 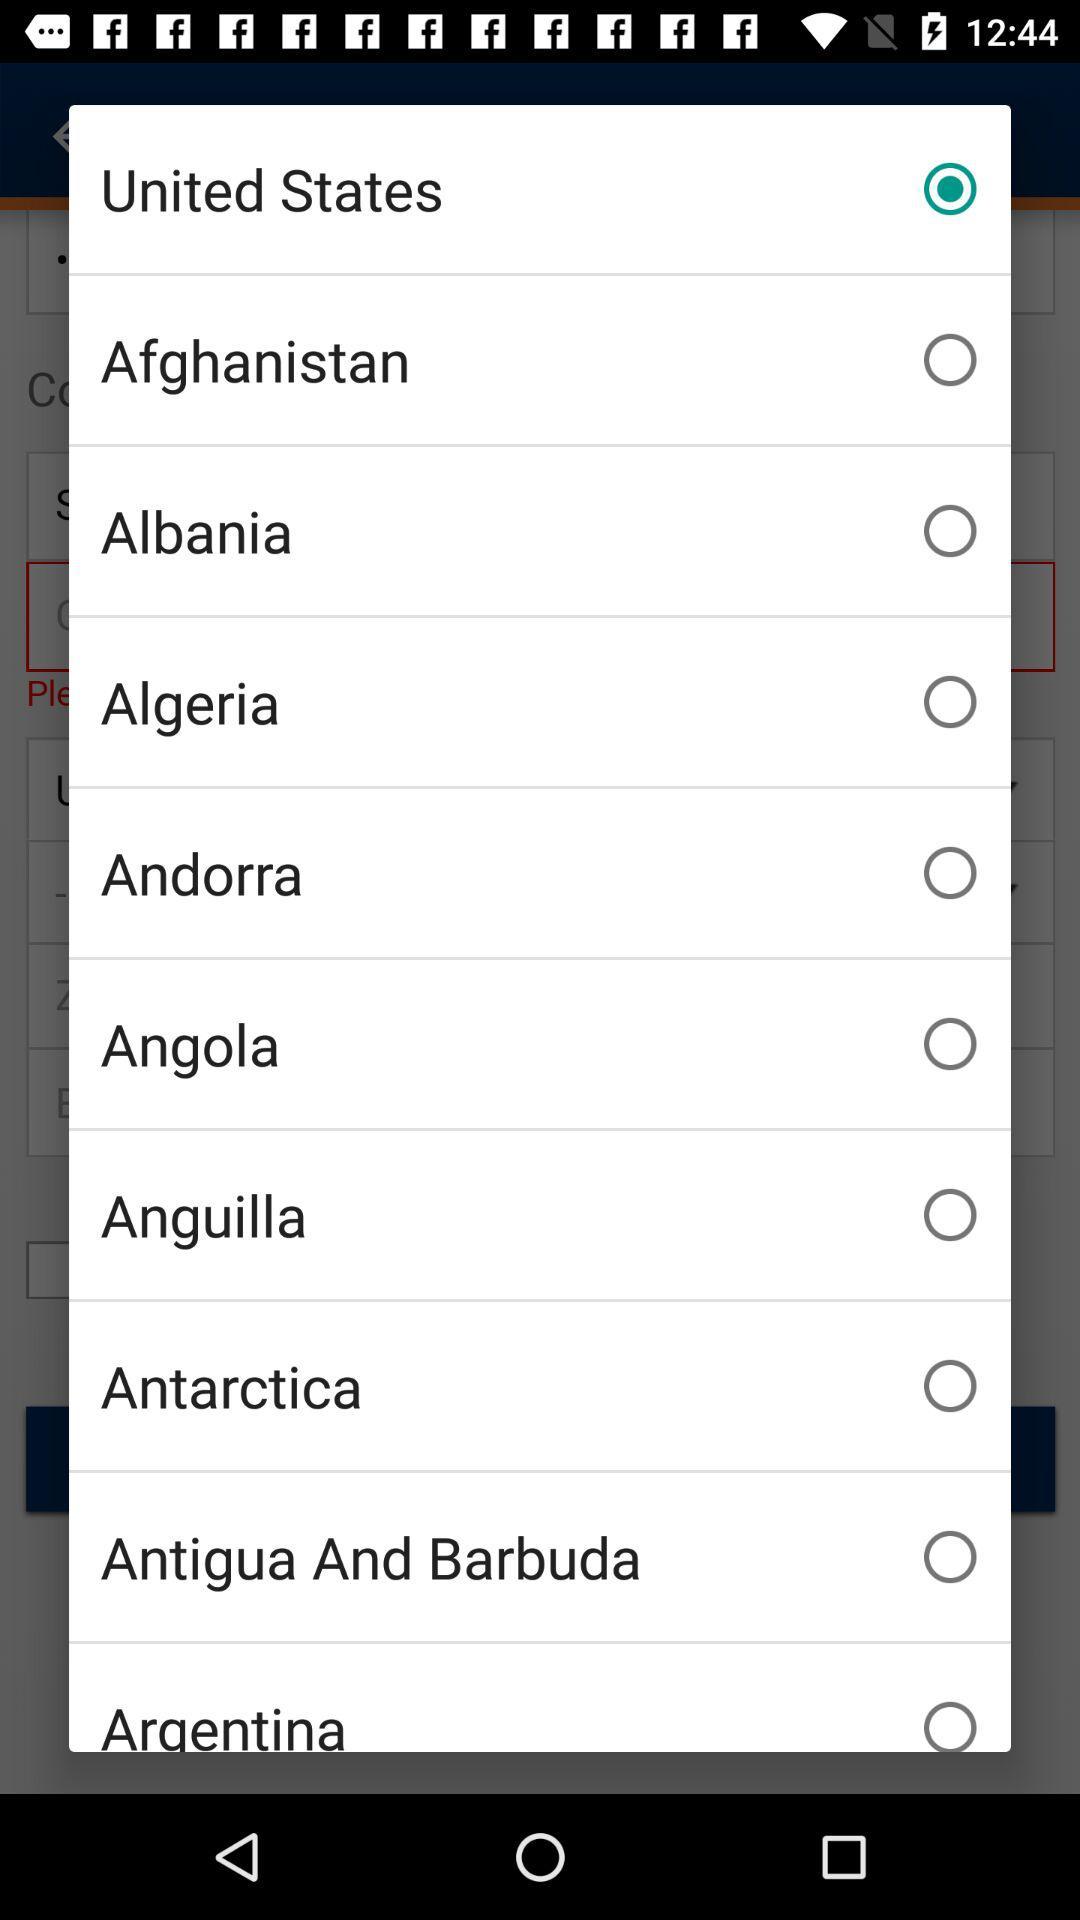 I want to click on the icon above afghanistan, so click(x=540, y=188).